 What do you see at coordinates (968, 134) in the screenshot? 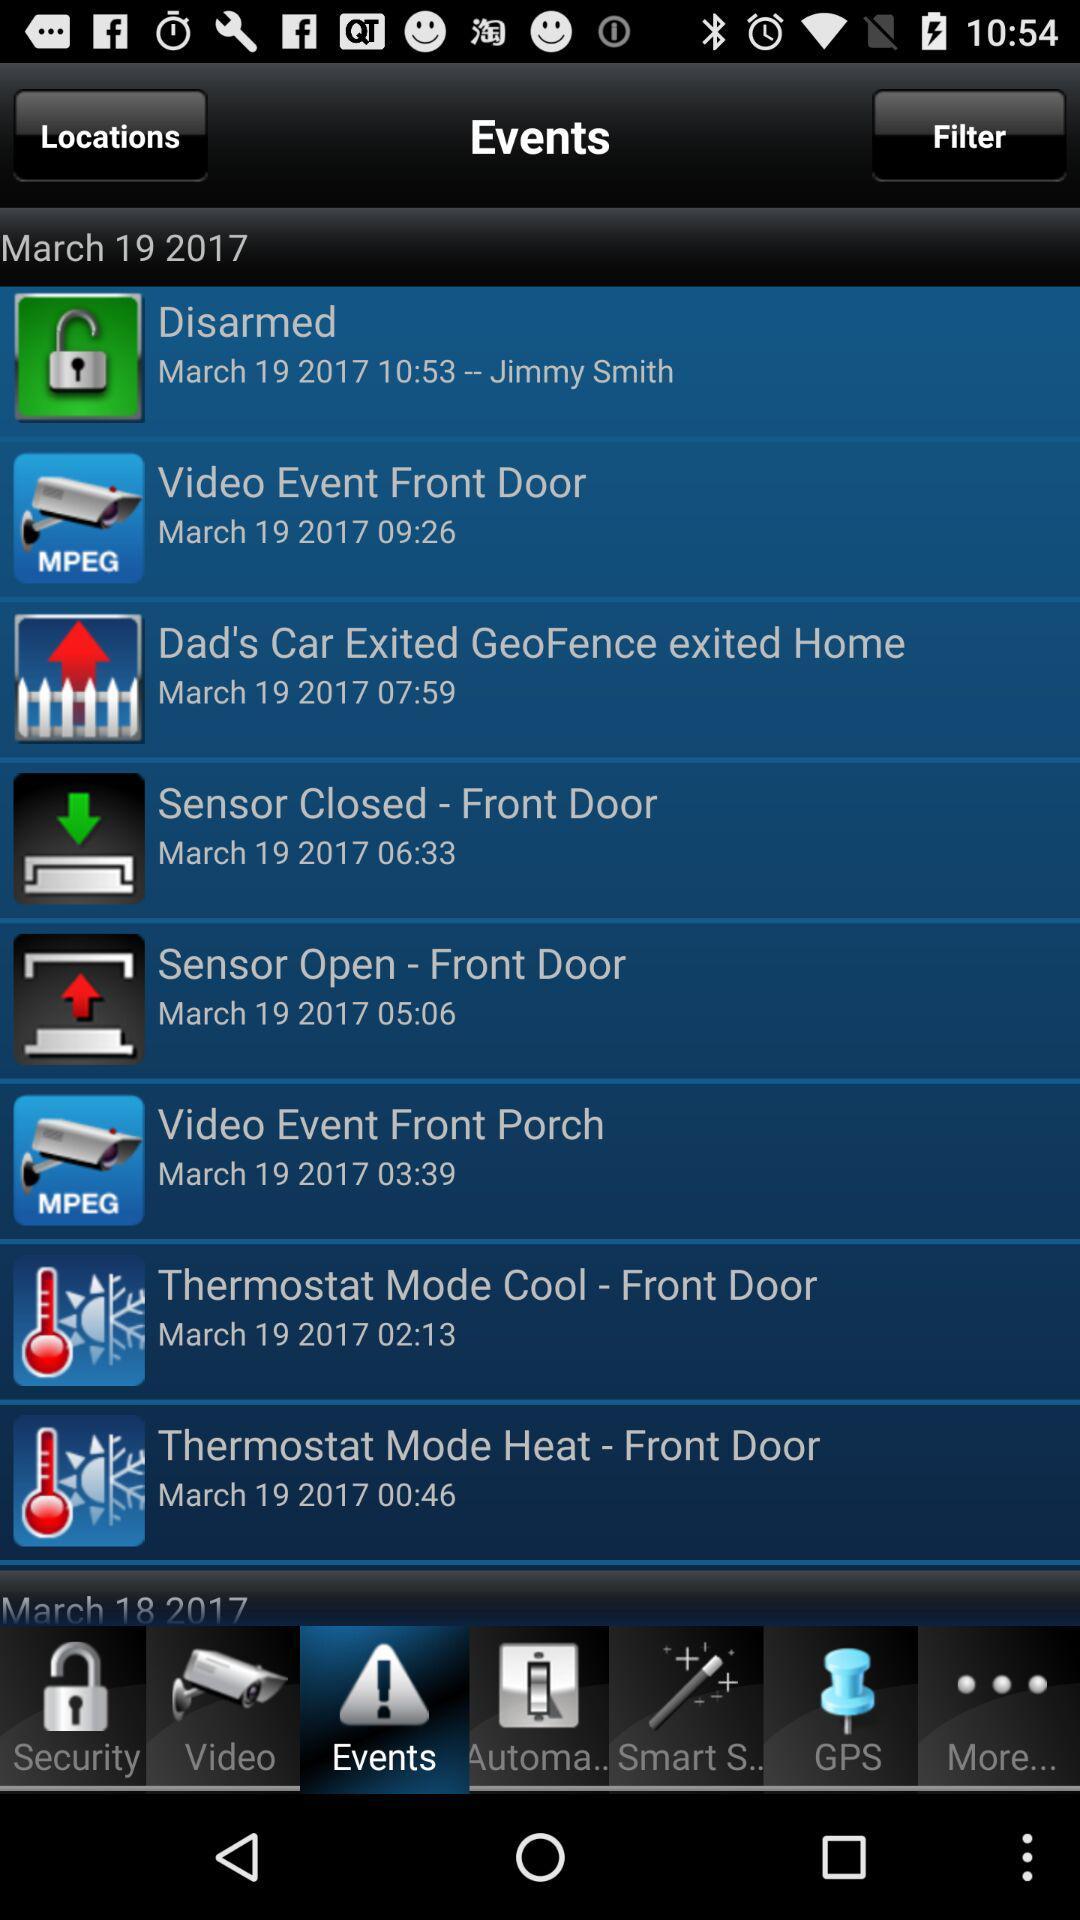
I see `the app above the disarmed` at bounding box center [968, 134].